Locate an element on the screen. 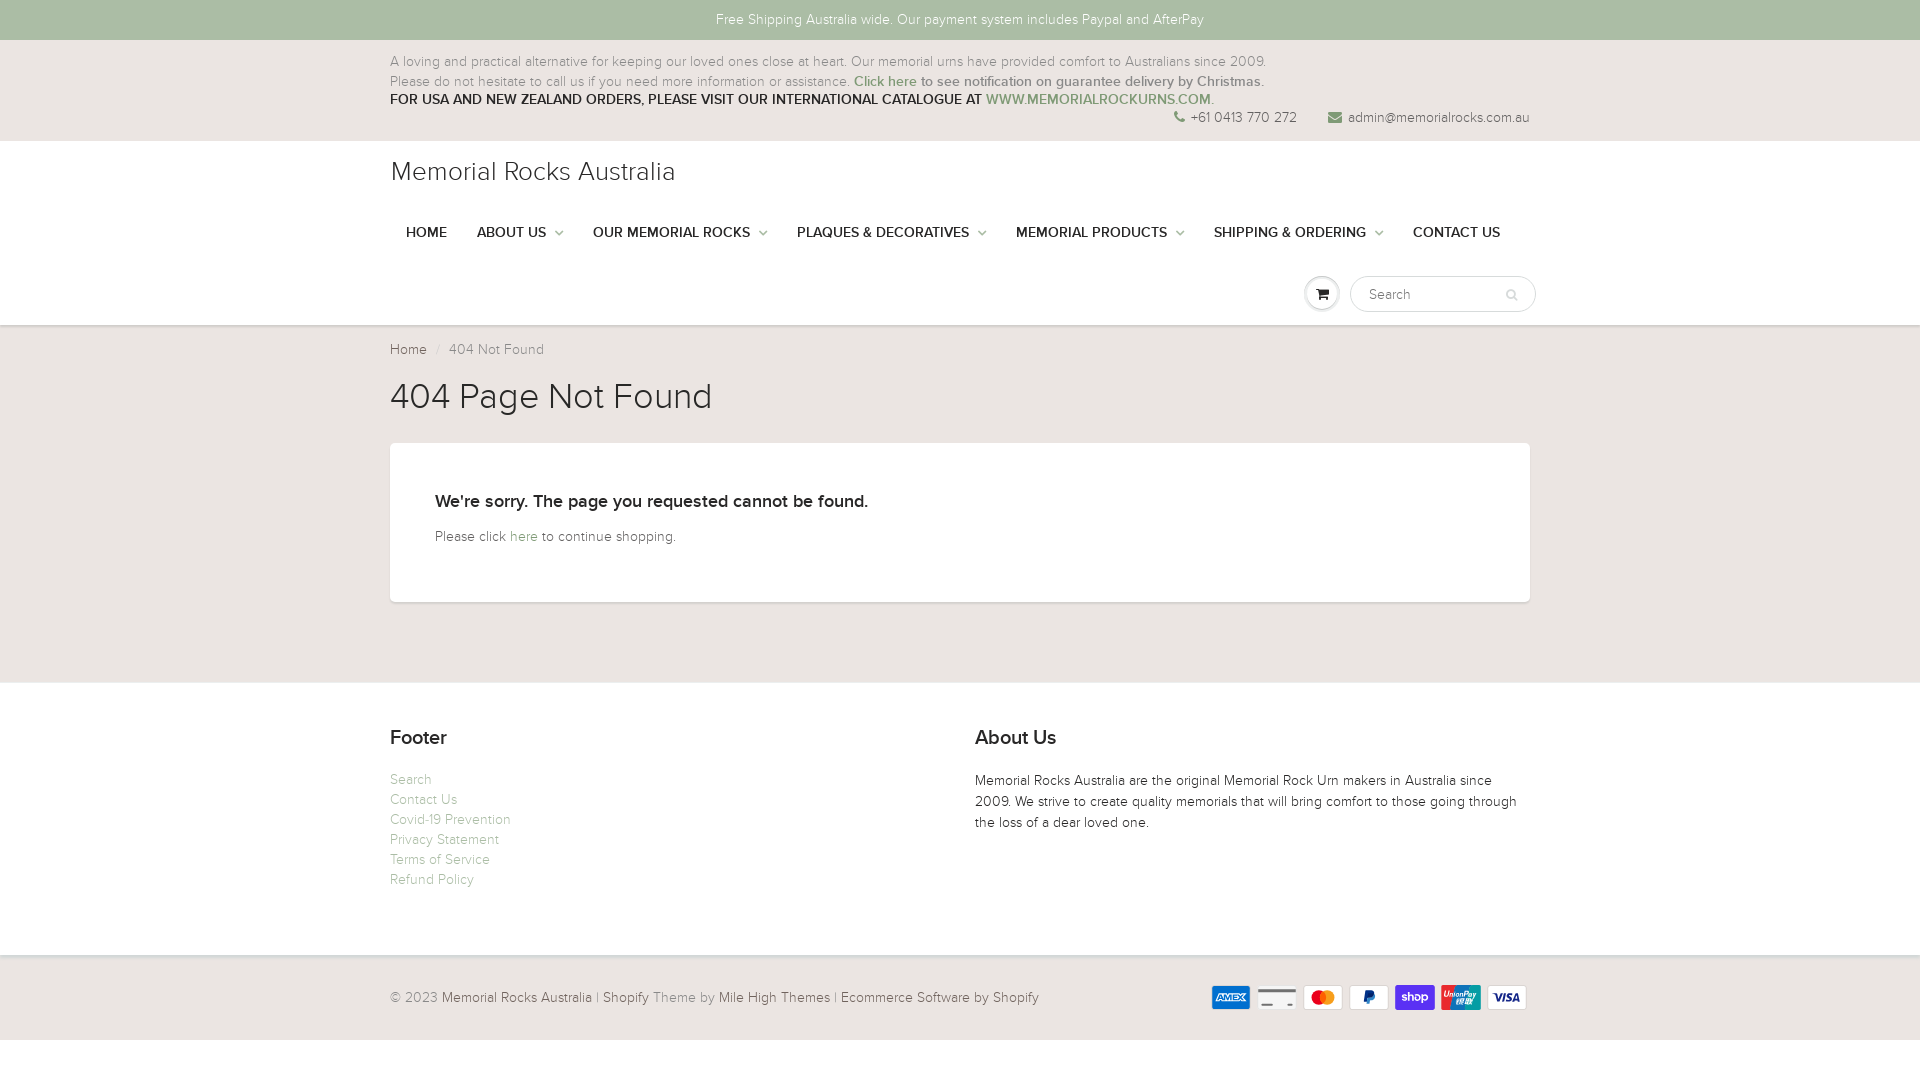 This screenshot has width=1920, height=1080. 'Home' is located at coordinates (407, 348).